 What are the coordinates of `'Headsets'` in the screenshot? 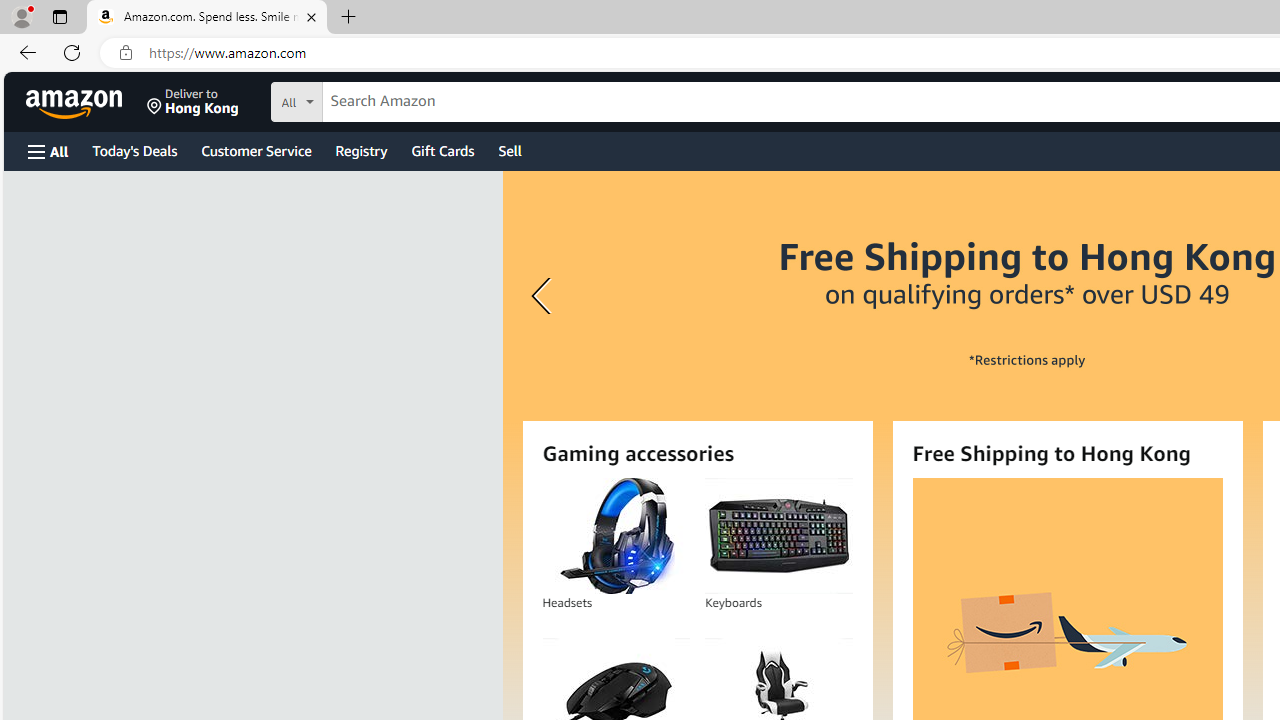 It's located at (614, 535).